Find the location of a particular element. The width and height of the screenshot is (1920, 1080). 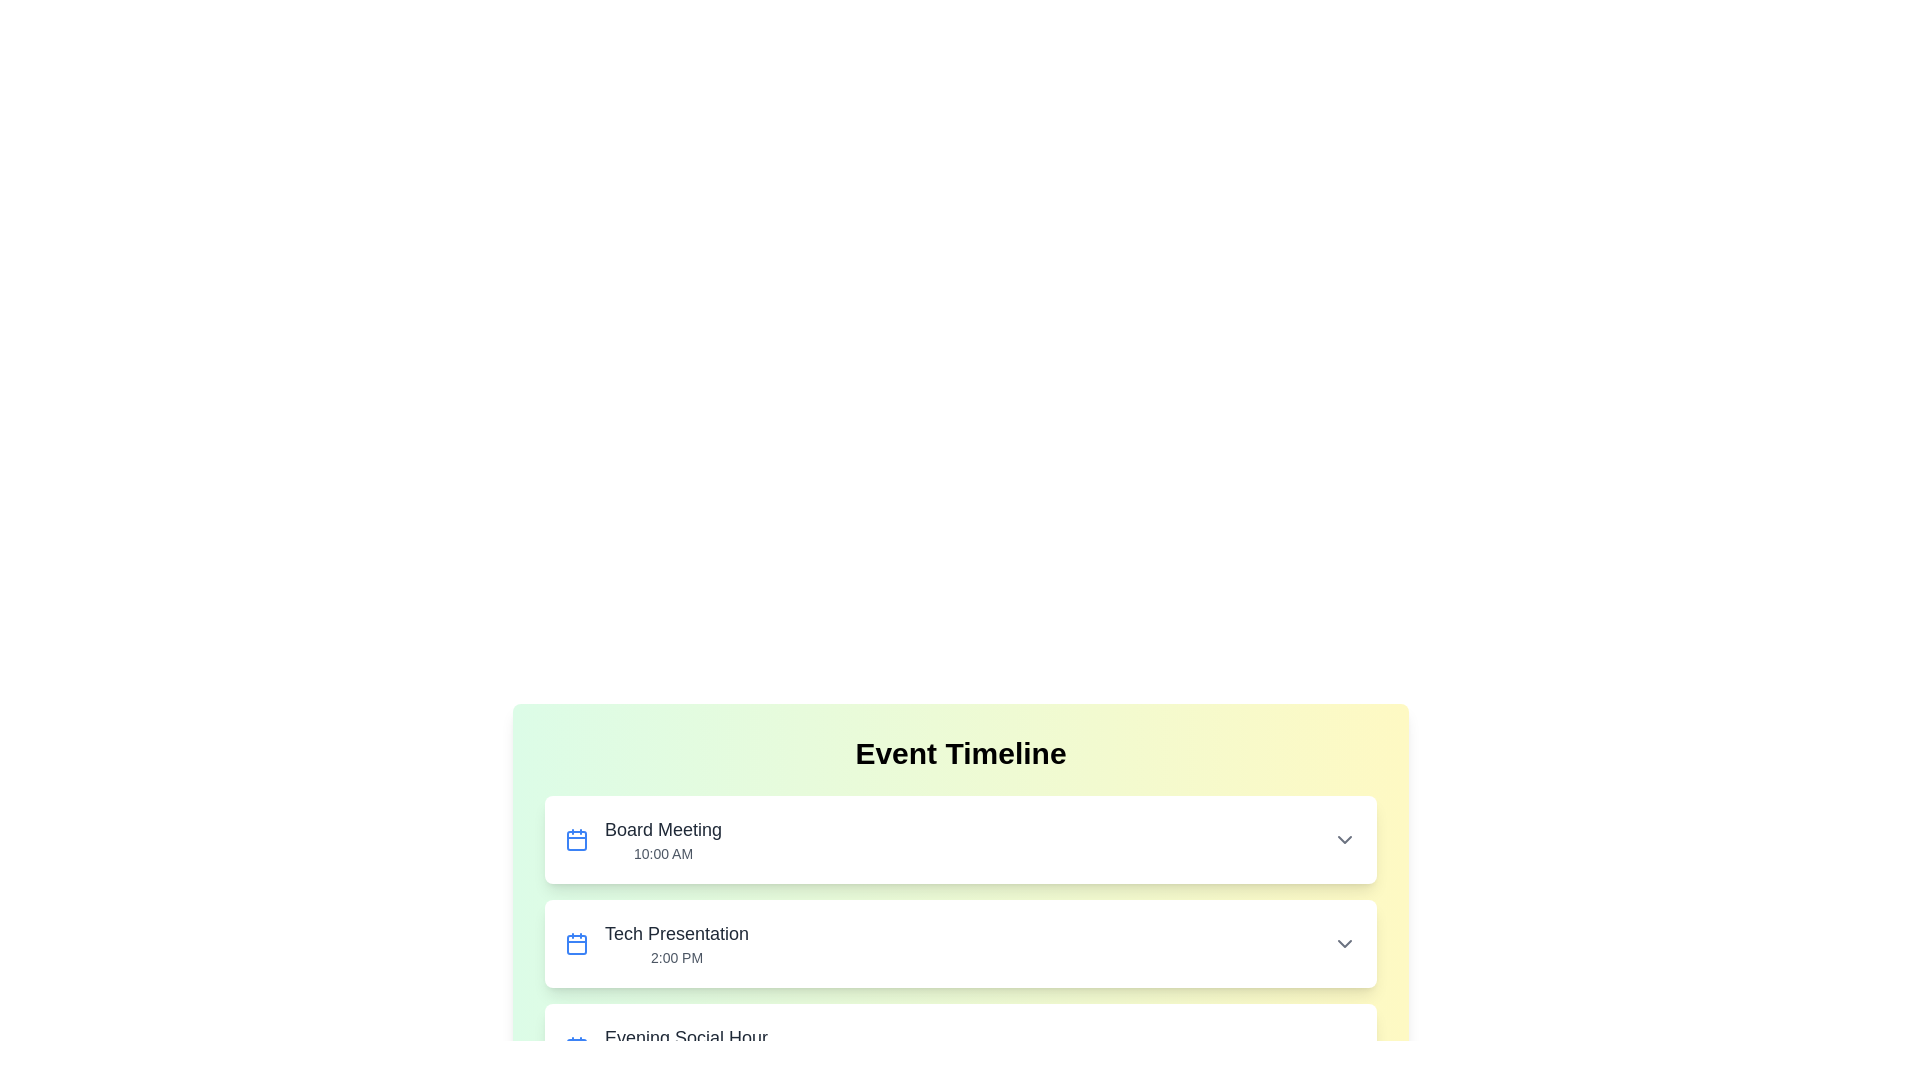

the Text Label displaying 'Evening Social Hour 5:00 PM' which is the last item in the 'Event Timeline' section, aligned to the left is located at coordinates (666, 1047).